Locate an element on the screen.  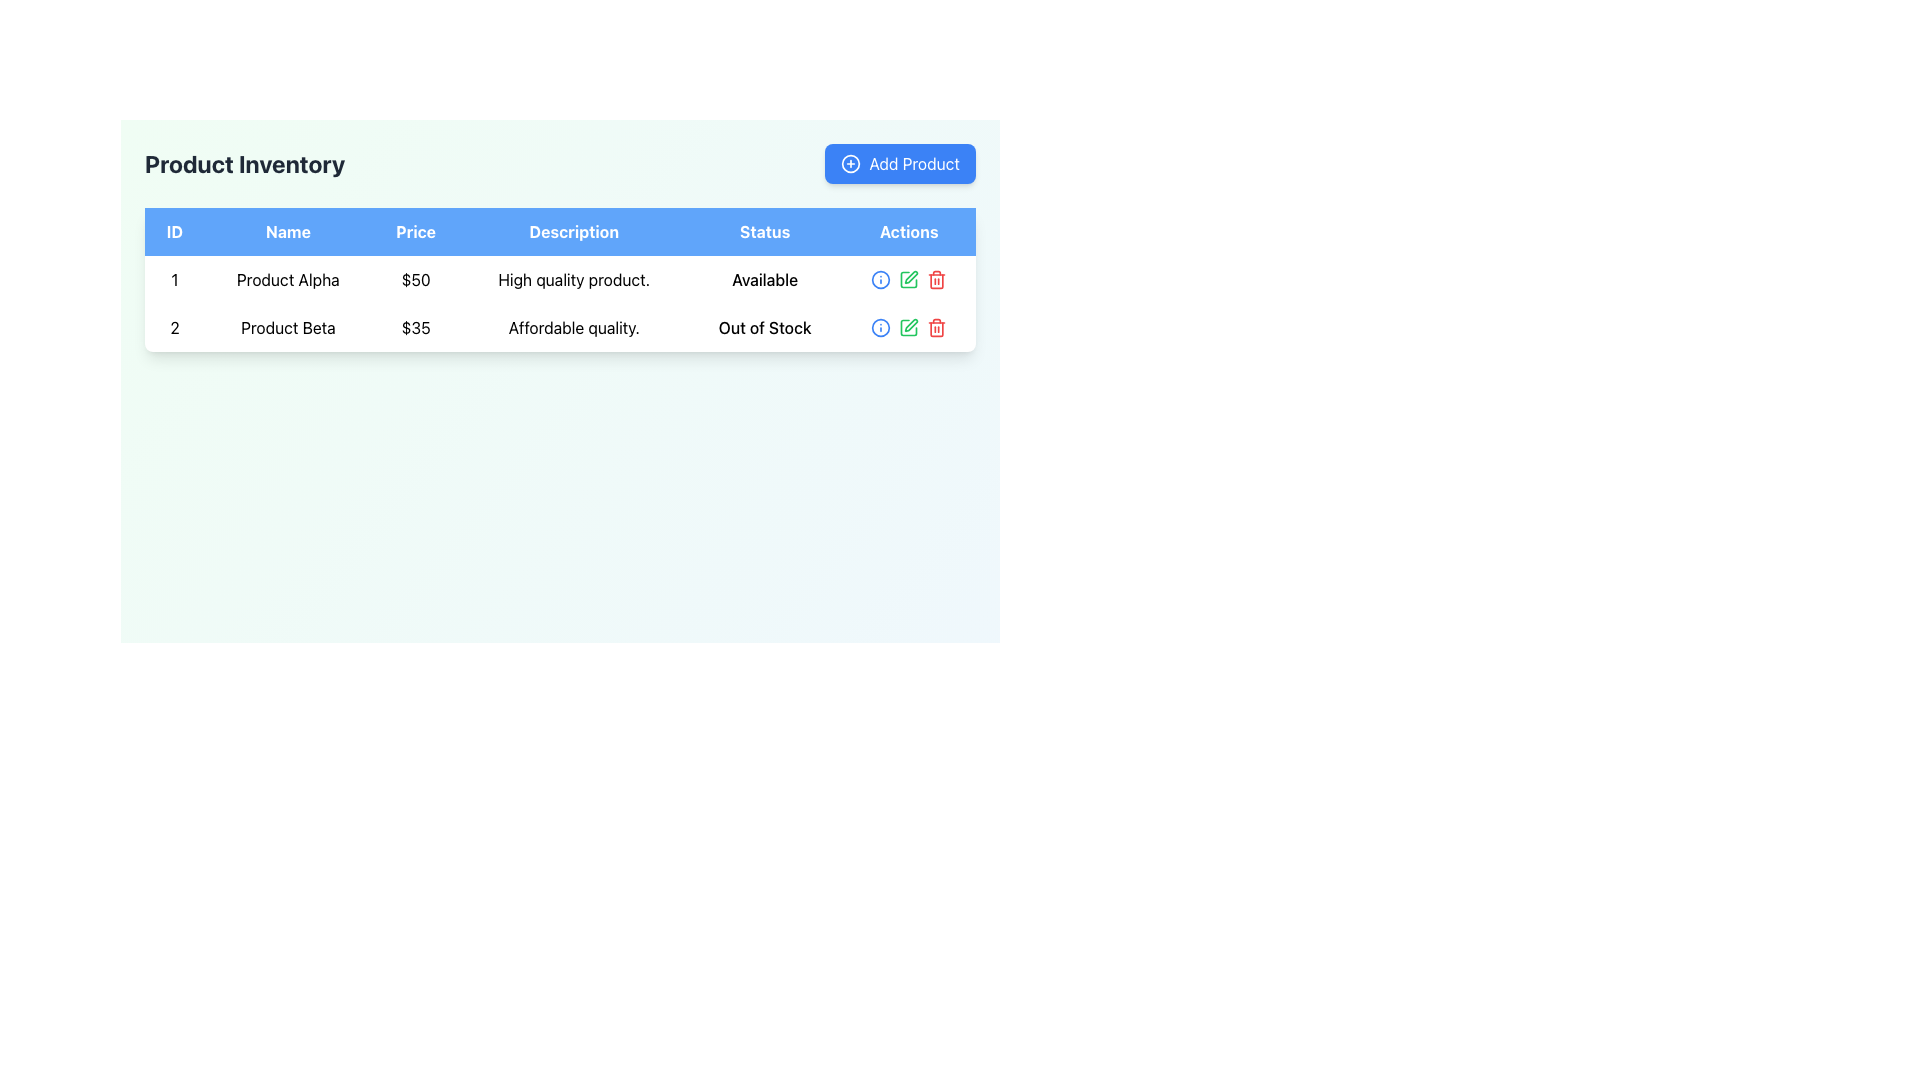
the circular icon button with an informational symbol in the 'Actions' column of the first row in the product table to change its color is located at coordinates (880, 326).